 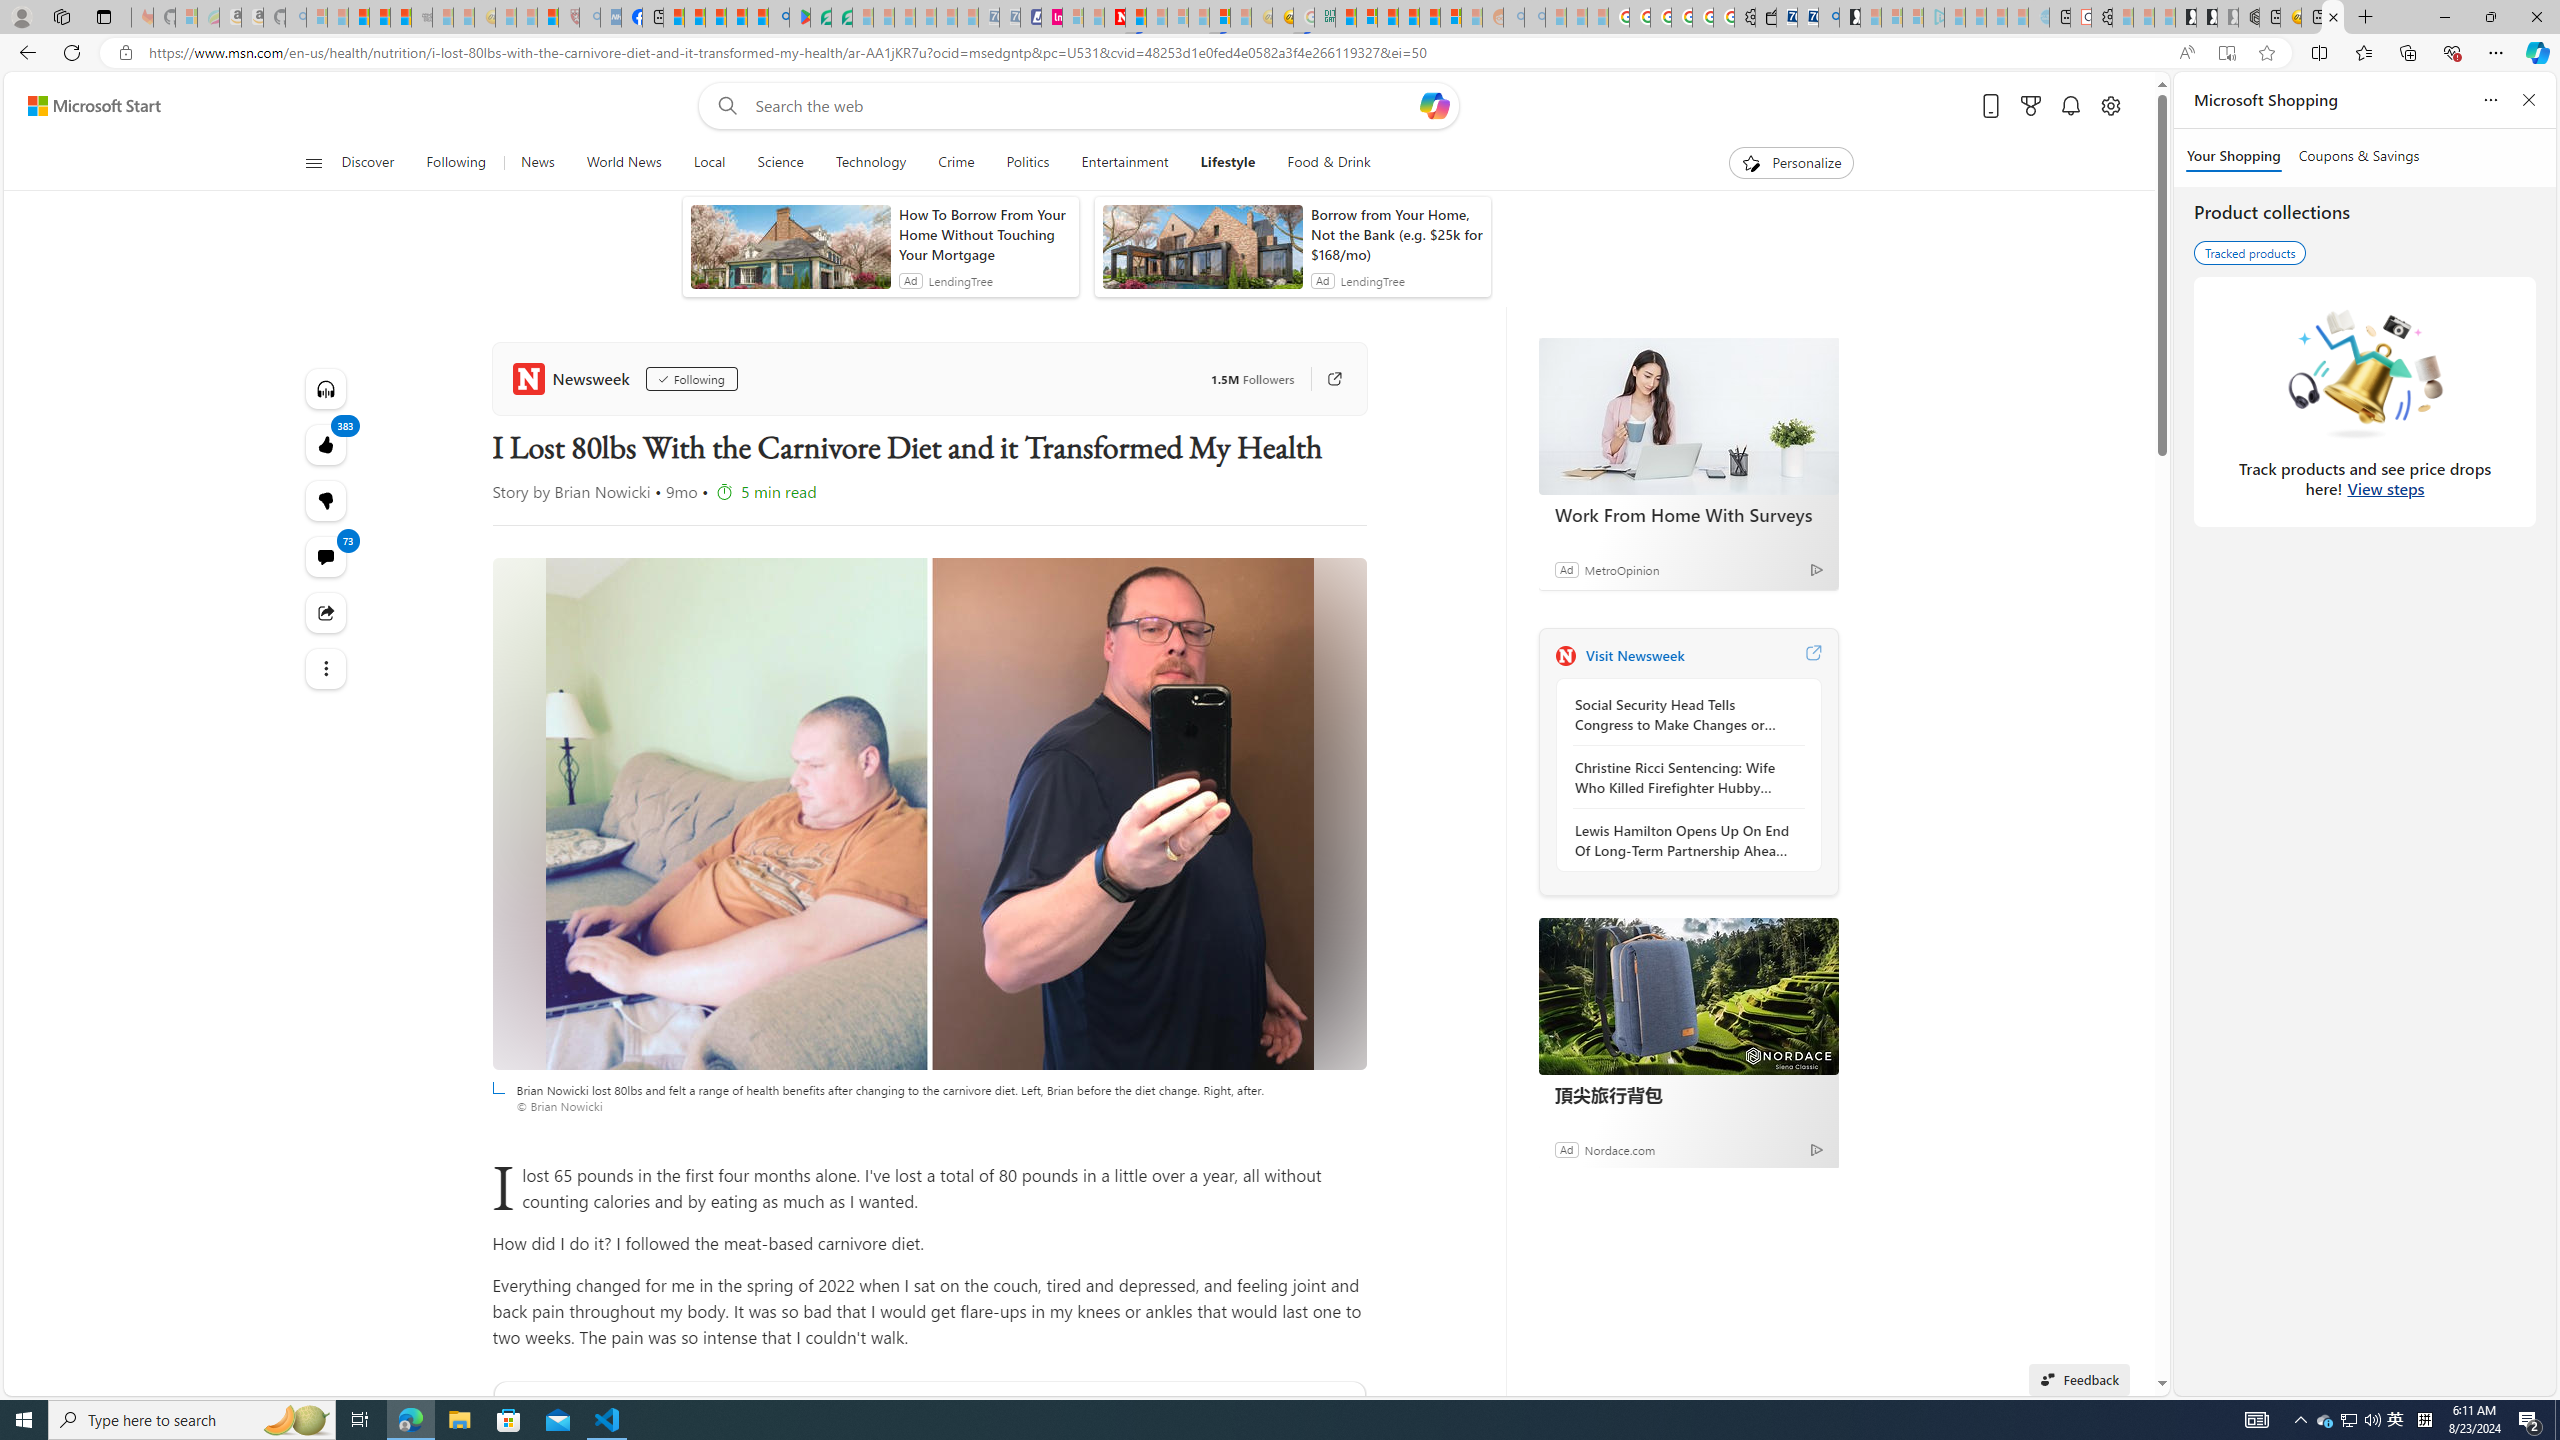 I want to click on 'Local', so click(x=709, y=162).